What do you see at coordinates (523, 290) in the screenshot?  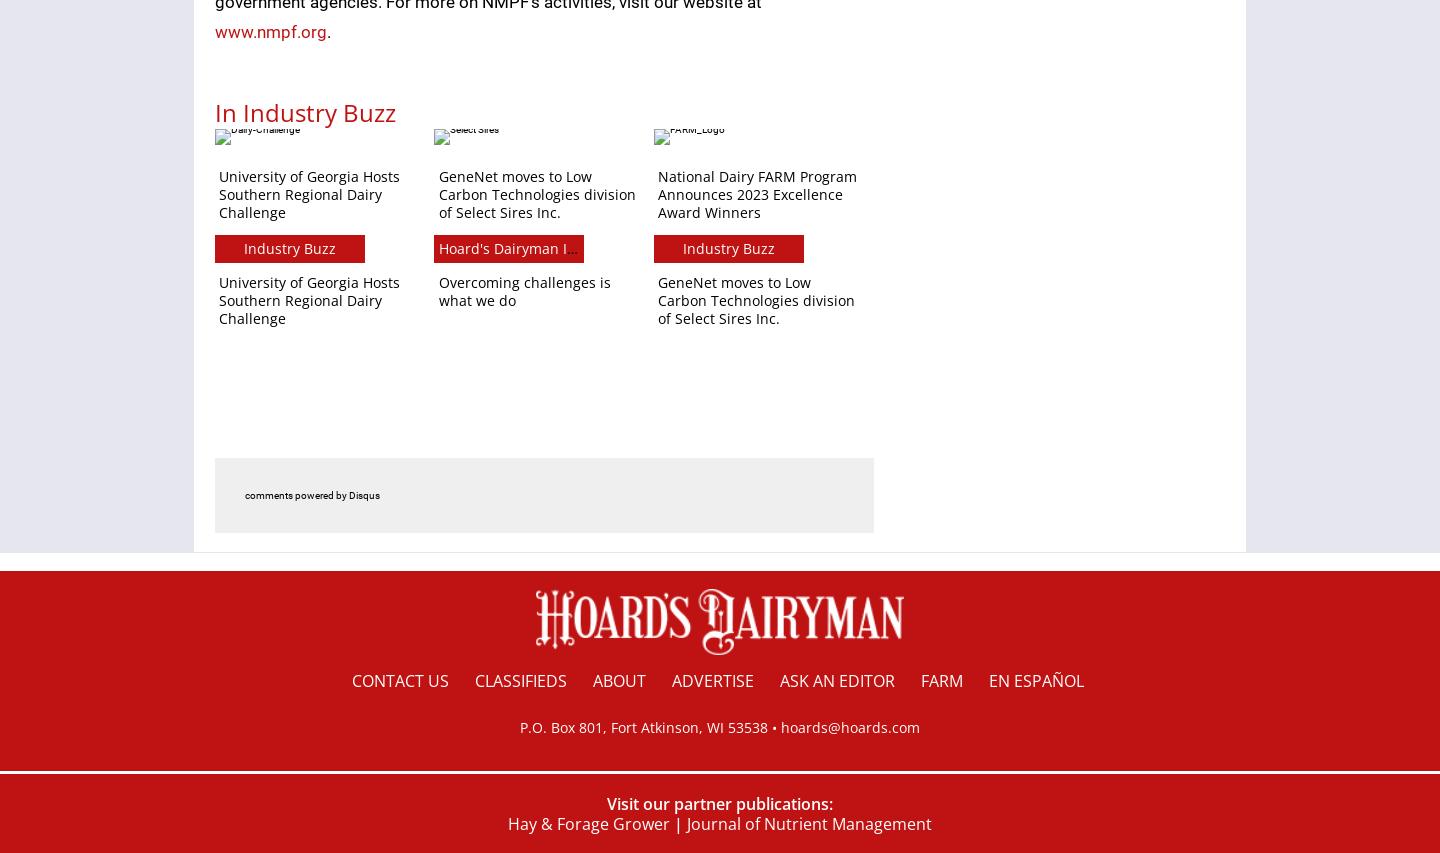 I see `'Overcoming challenges is what we do'` at bounding box center [523, 290].